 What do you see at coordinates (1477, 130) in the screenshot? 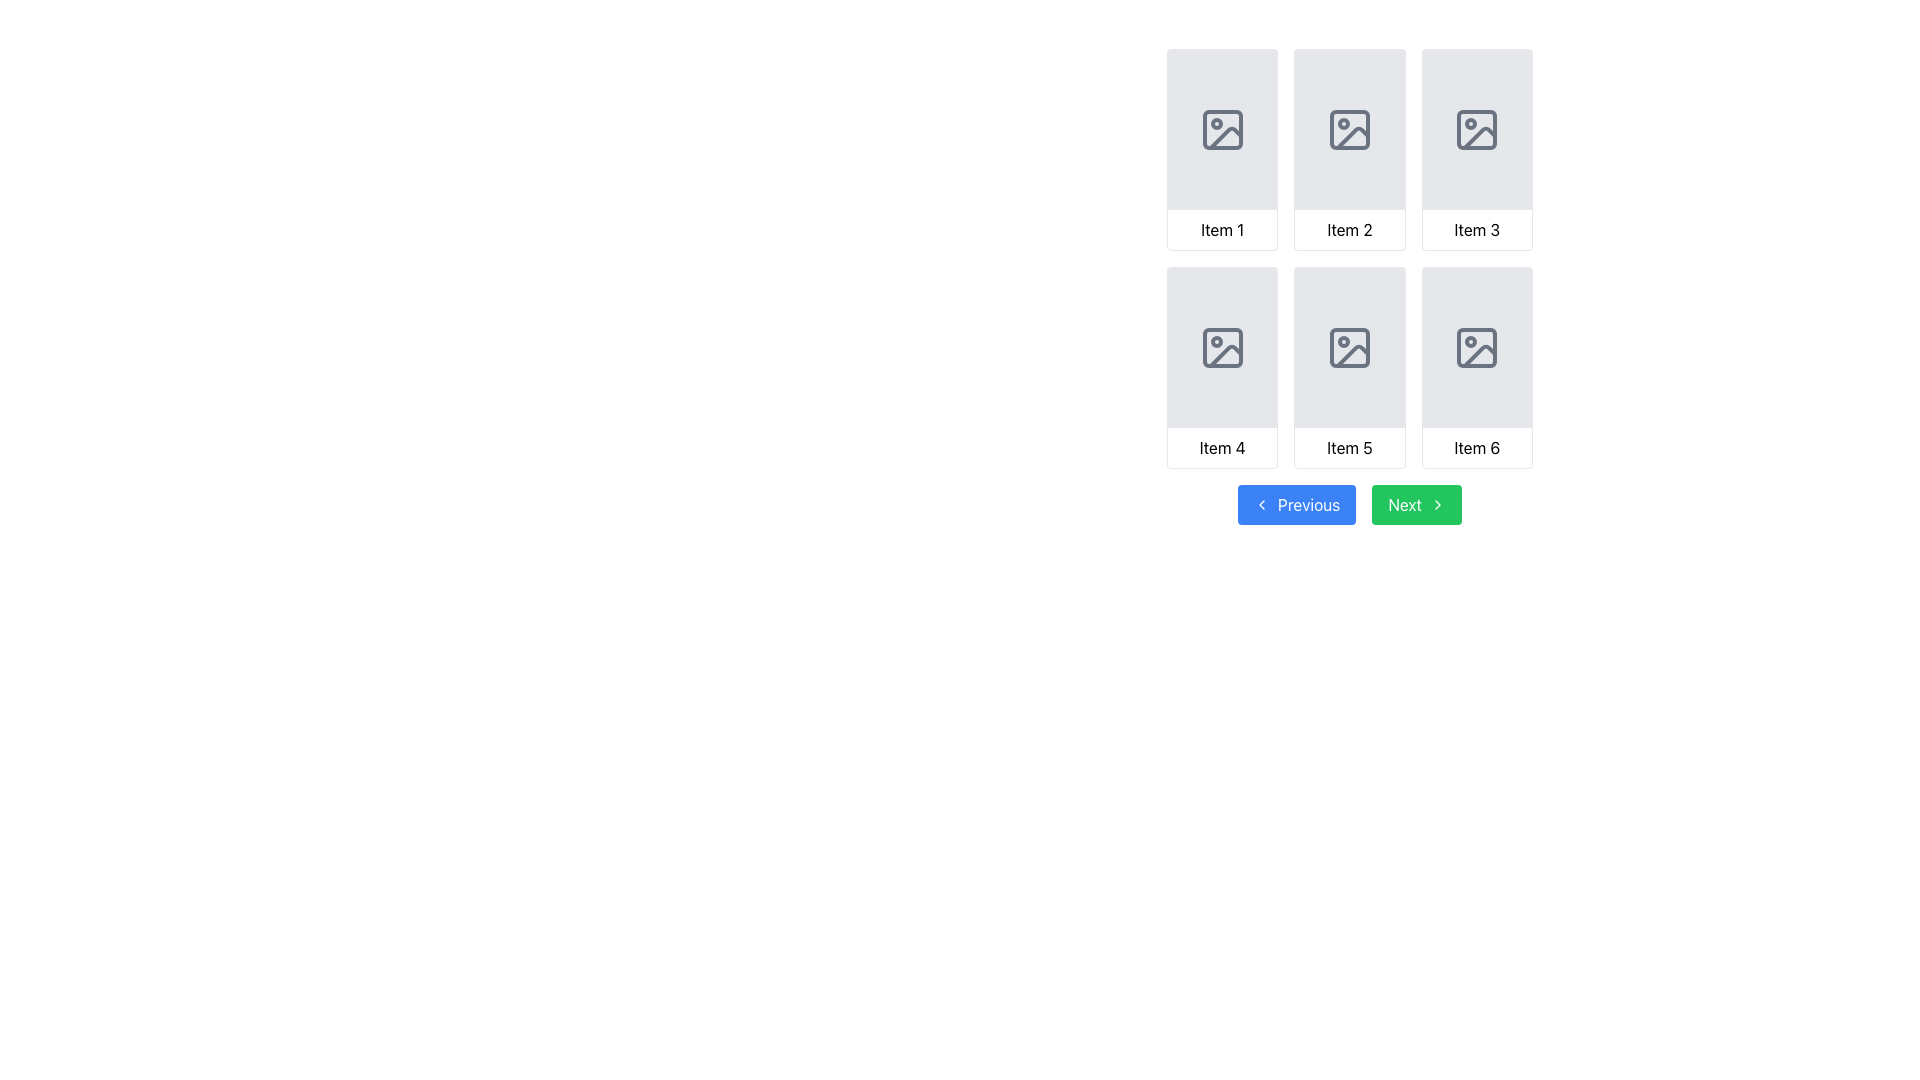
I see `the graphical icon in the third card of the grid layout, which serves as a visual indicator and is styled in light gray` at bounding box center [1477, 130].